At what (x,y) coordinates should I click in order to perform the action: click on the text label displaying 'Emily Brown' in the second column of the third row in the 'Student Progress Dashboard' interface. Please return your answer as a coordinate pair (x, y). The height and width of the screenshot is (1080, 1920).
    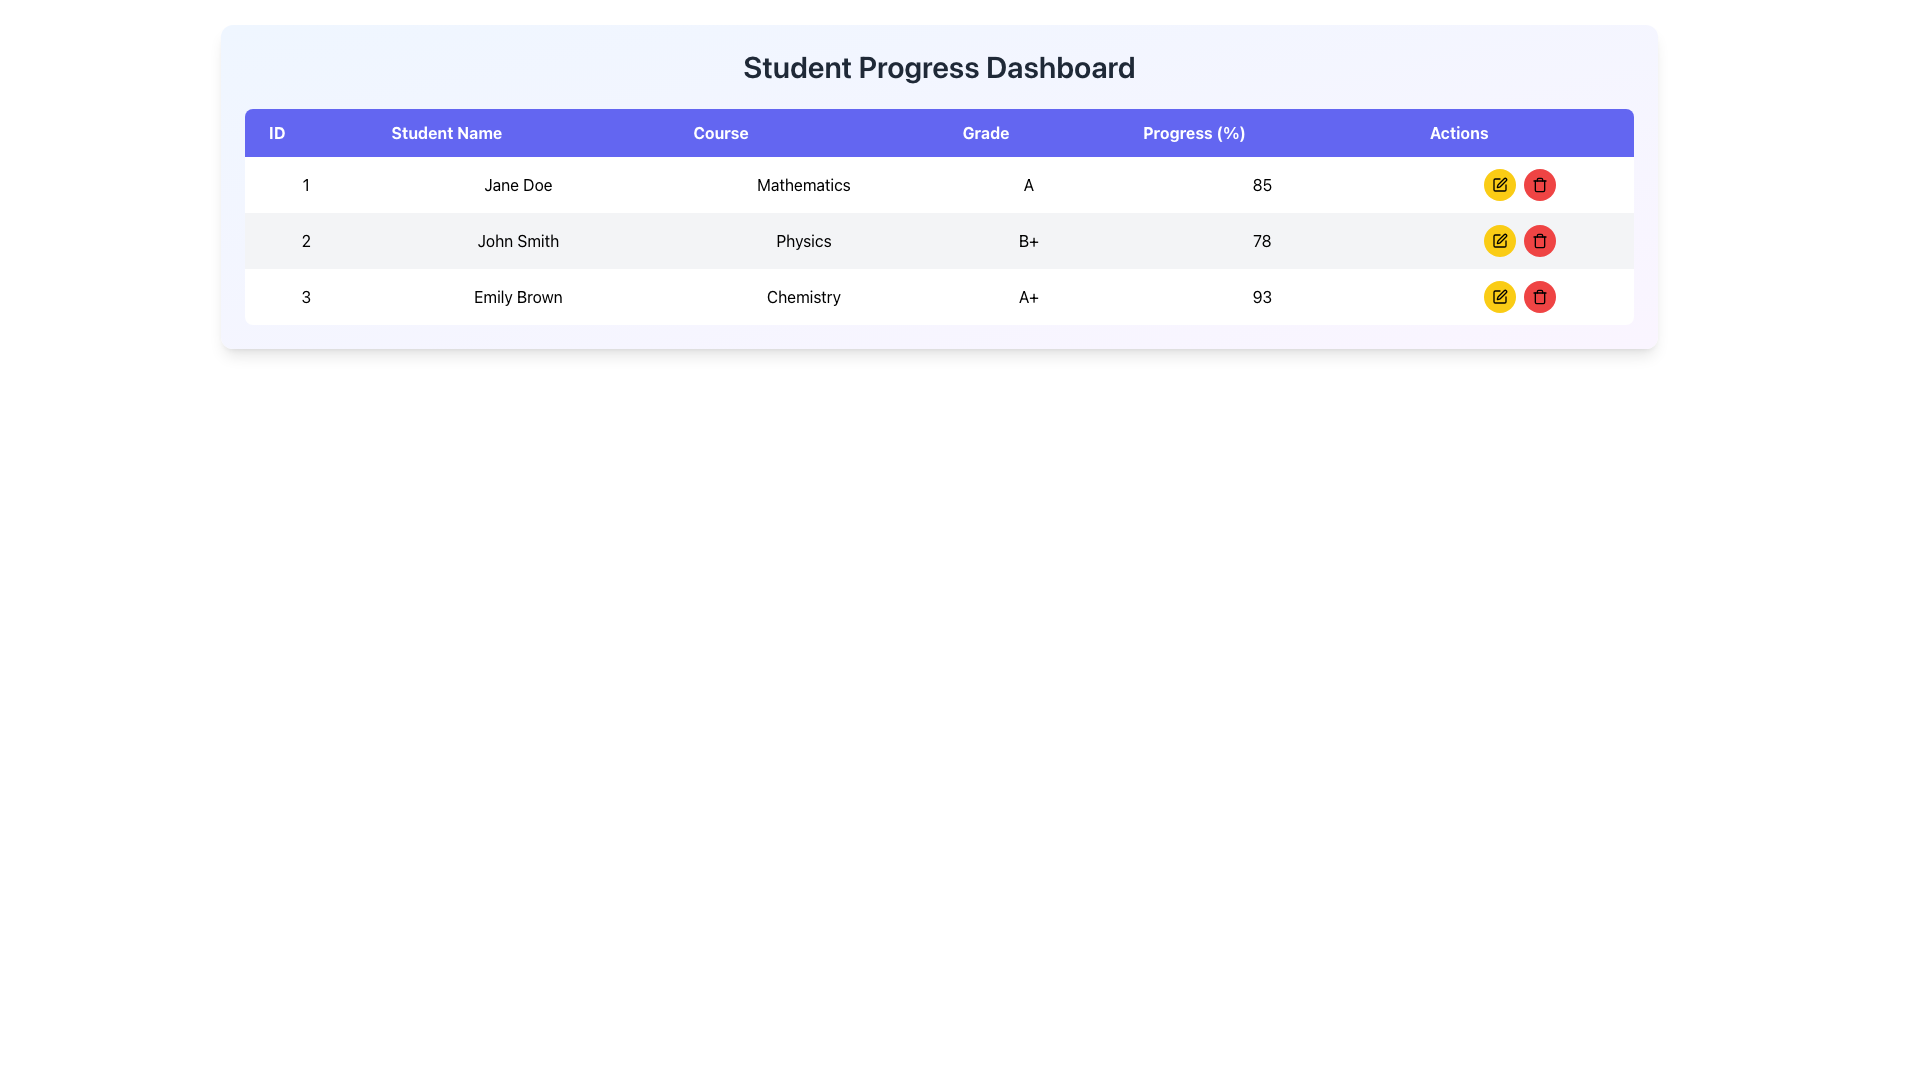
    Looking at the image, I should click on (518, 297).